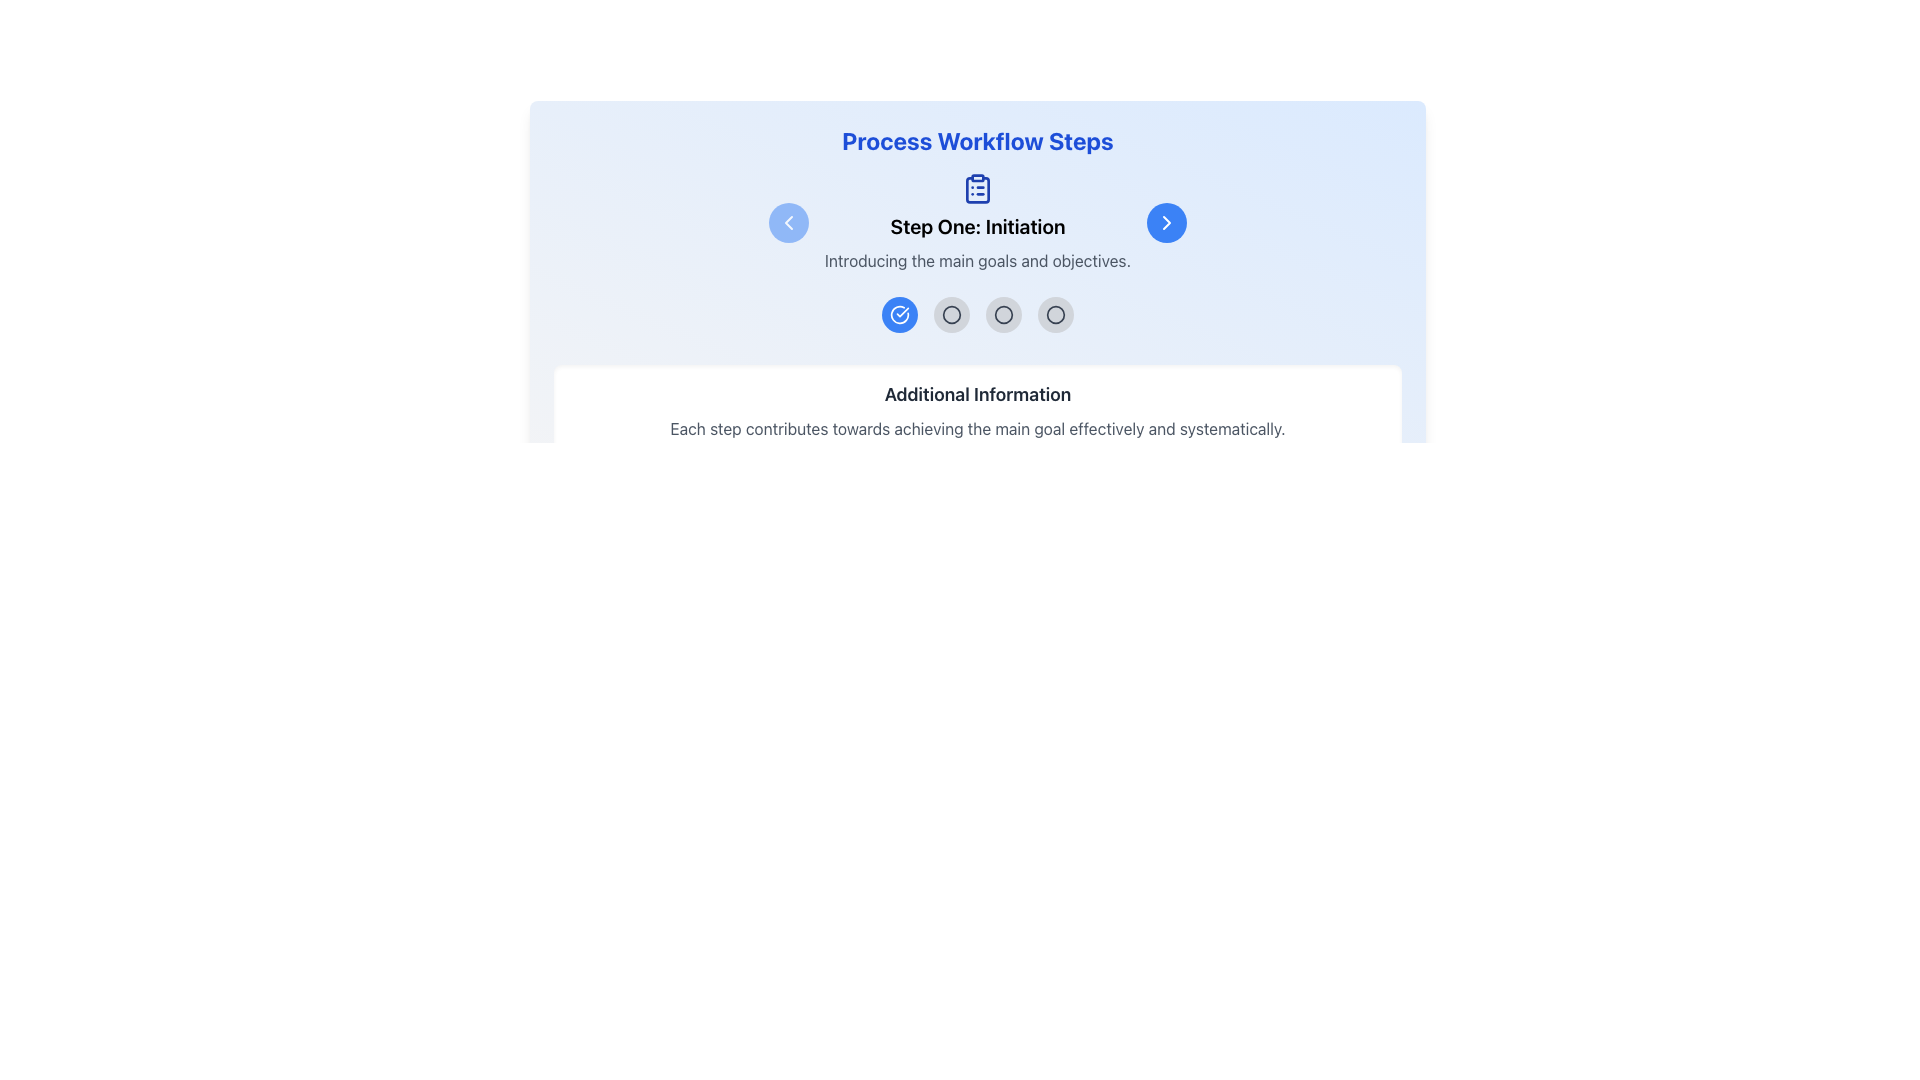  Describe the element at coordinates (1055, 315) in the screenshot. I see `the fourth circular button with a gray background and a border, located below the text 'Step One: Initiation'` at that location.